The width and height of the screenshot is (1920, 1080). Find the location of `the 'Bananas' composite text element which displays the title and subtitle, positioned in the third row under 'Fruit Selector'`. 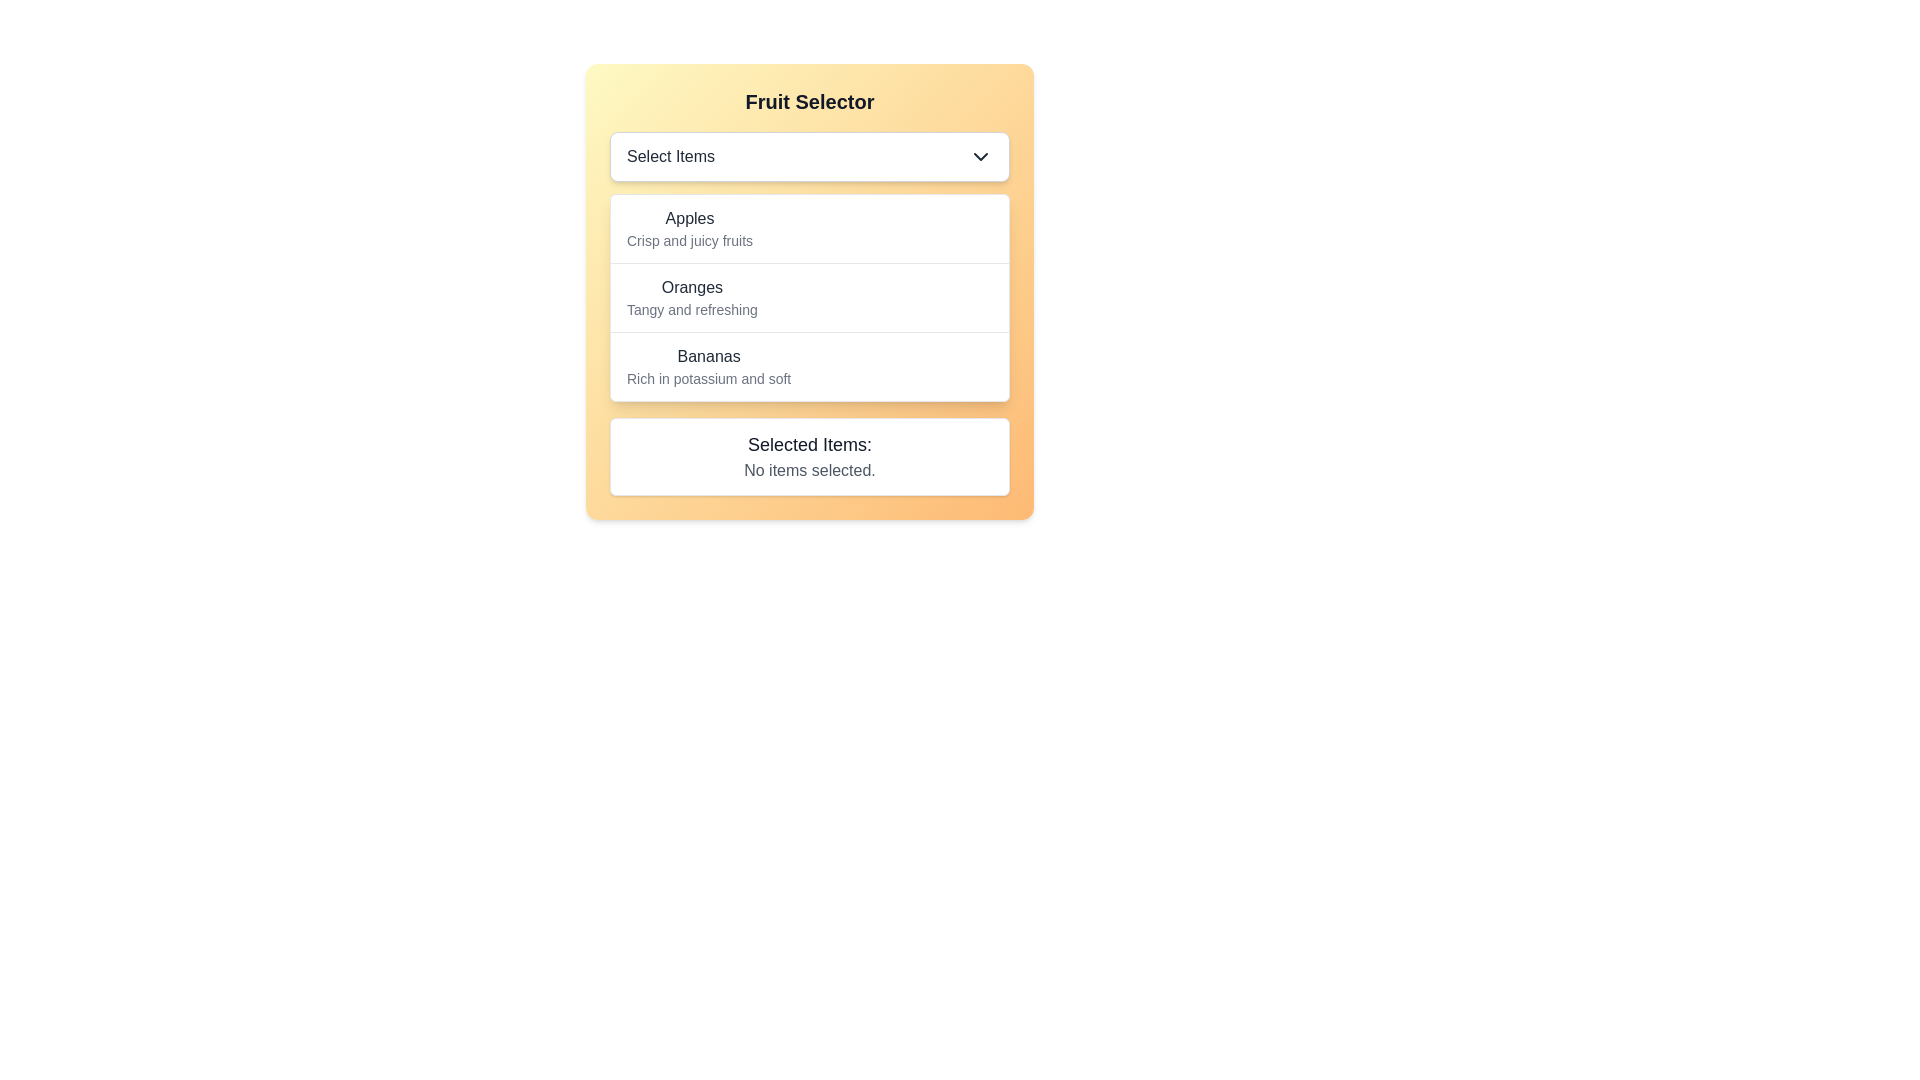

the 'Bananas' composite text element which displays the title and subtitle, positioned in the third row under 'Fruit Selector' is located at coordinates (709, 366).